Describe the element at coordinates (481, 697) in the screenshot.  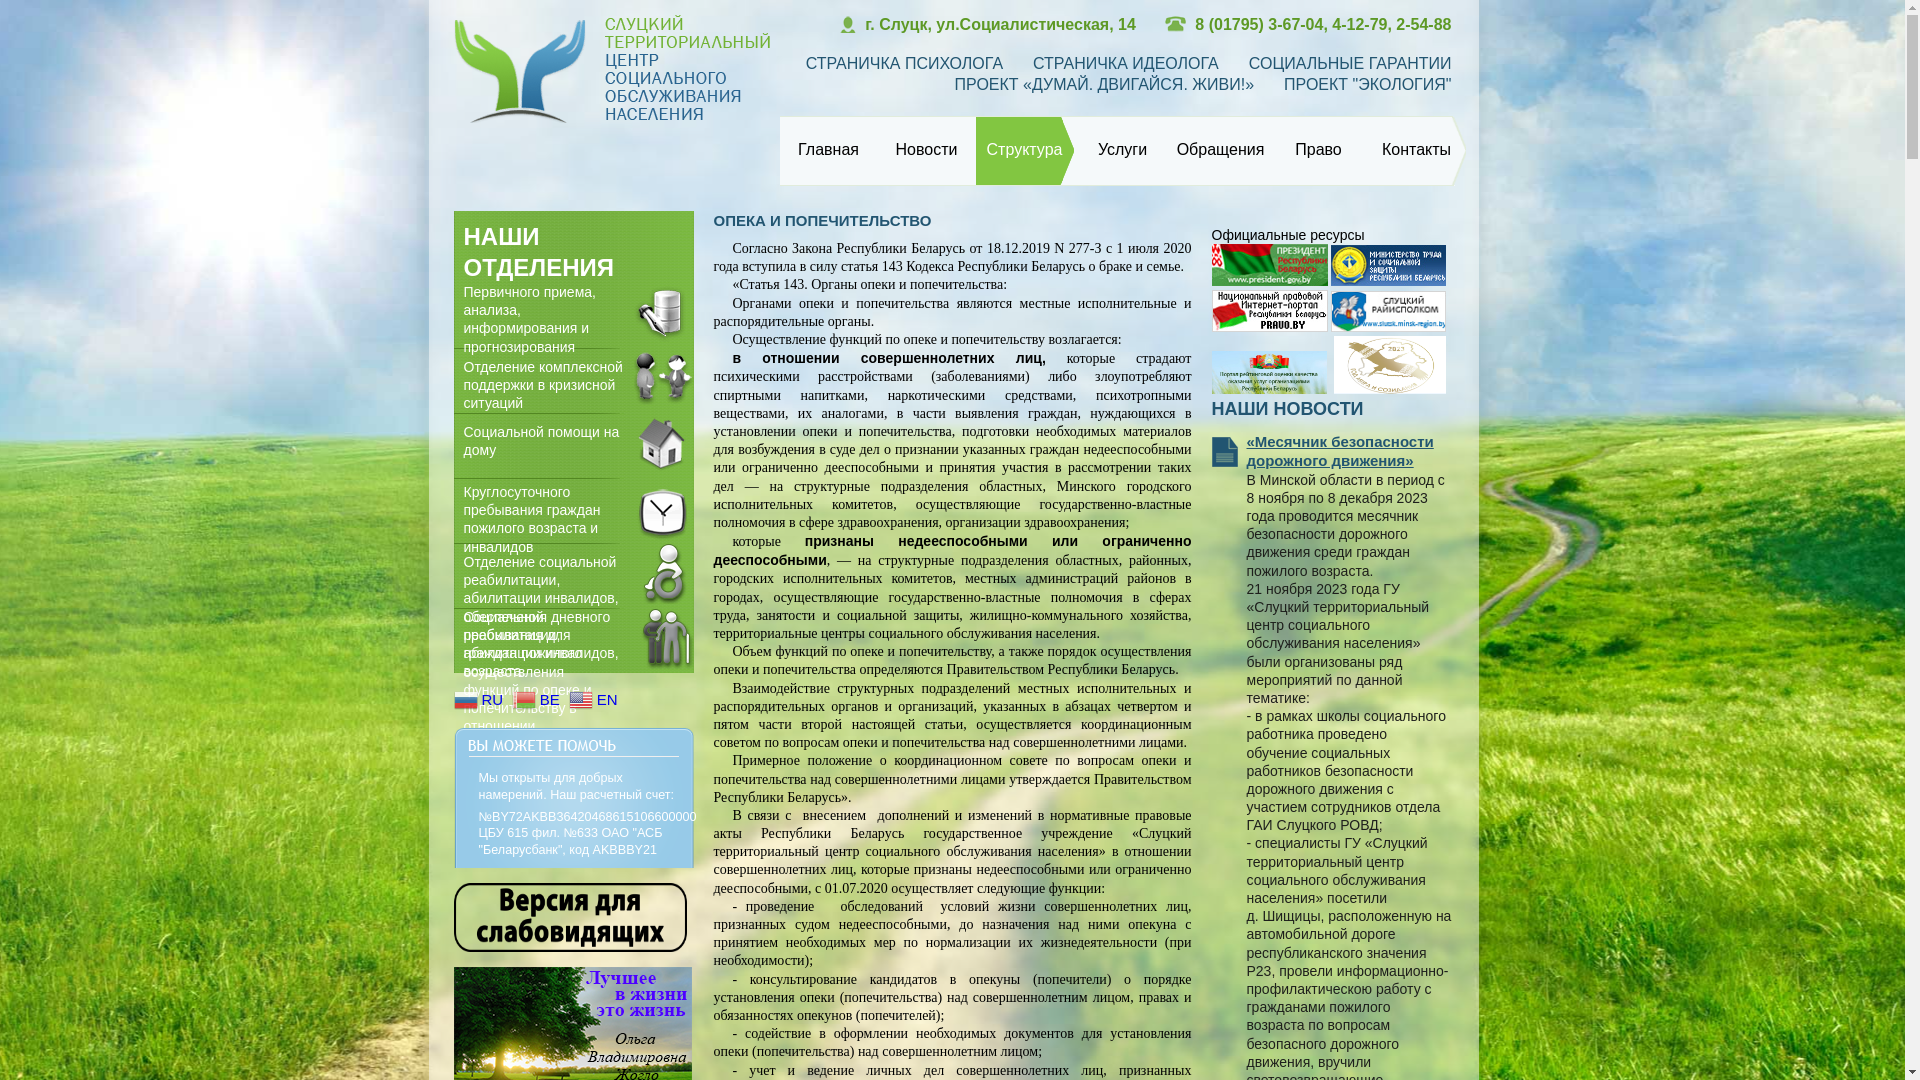
I see `'RU'` at that location.